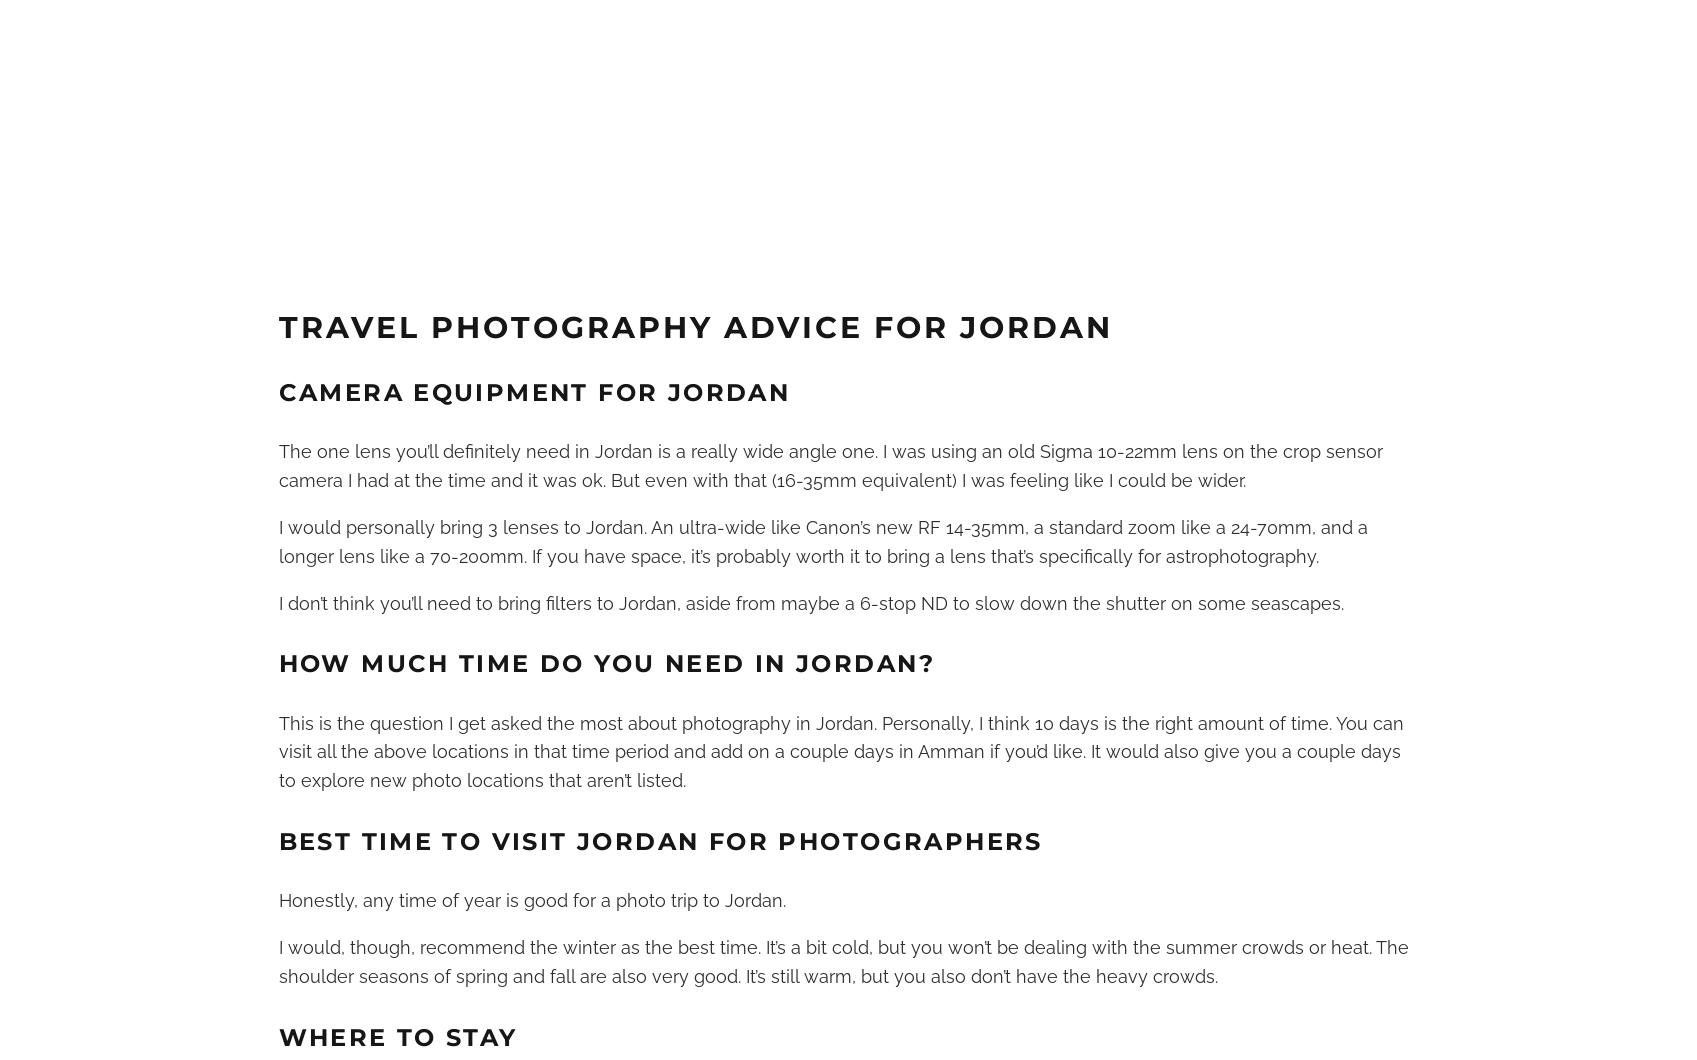 This screenshot has height=1060, width=1697. What do you see at coordinates (694, 327) in the screenshot?
I see `'Travel Photography Advice for Jordan'` at bounding box center [694, 327].